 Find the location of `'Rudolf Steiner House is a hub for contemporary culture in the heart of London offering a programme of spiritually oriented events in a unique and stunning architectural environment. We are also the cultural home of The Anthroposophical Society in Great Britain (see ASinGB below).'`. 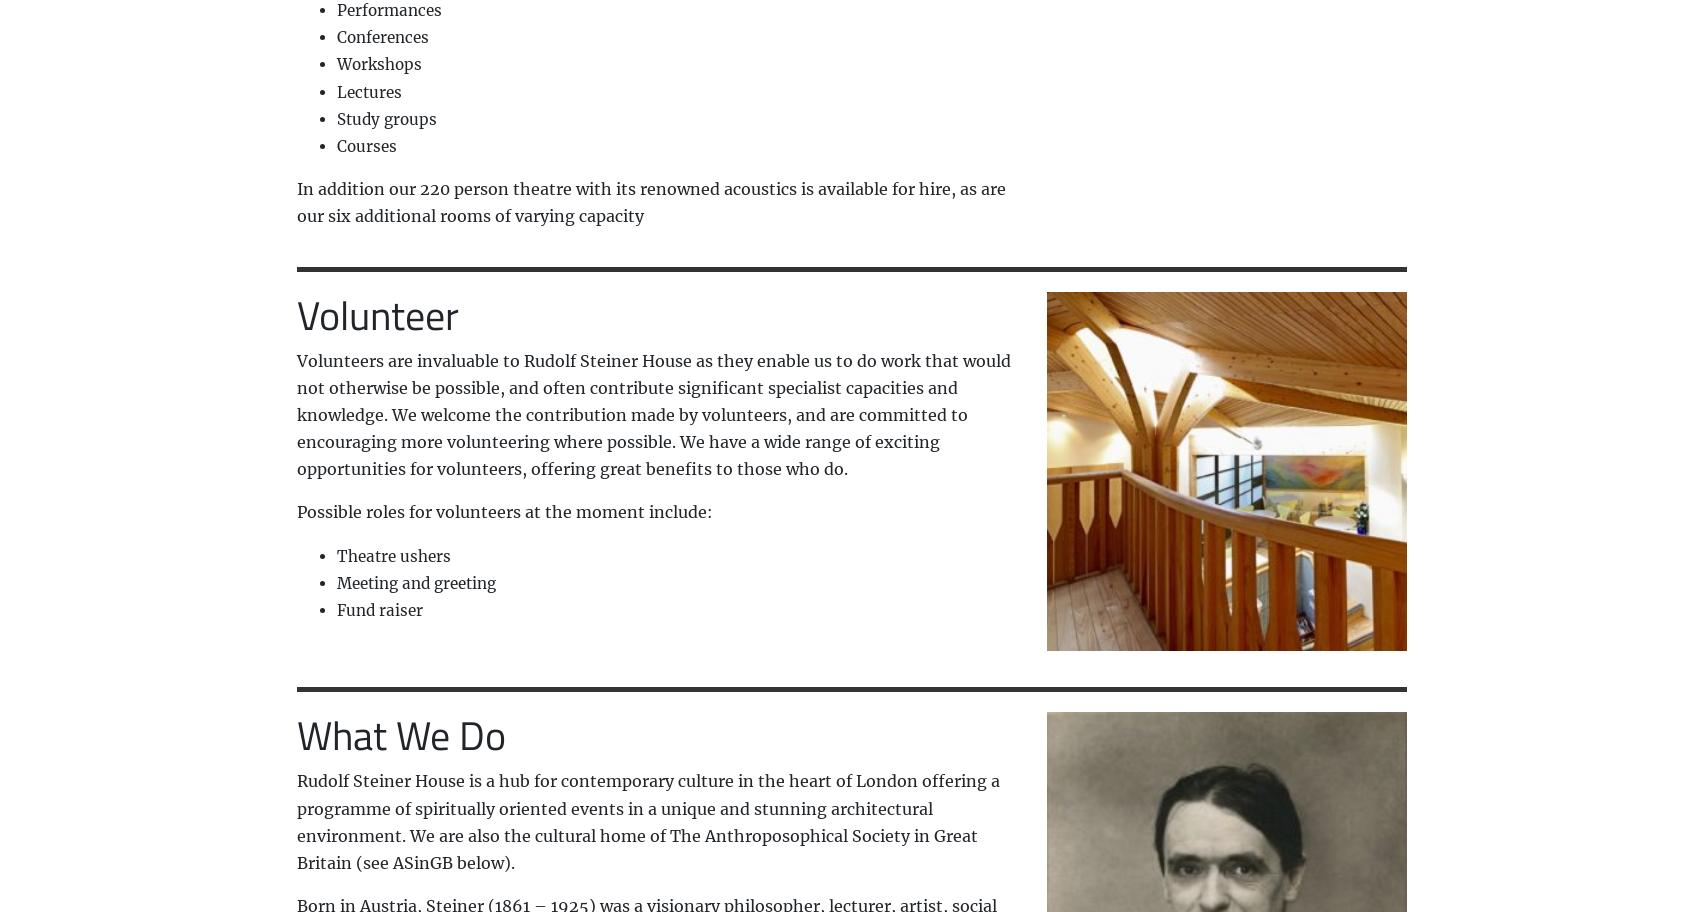

'Rudolf Steiner House is a hub for contemporary culture in the heart of London offering a programme of spiritually oriented events in a unique and stunning architectural environment. We are also the cultural home of The Anthroposophical Society in Great Britain (see ASinGB below).' is located at coordinates (646, 820).